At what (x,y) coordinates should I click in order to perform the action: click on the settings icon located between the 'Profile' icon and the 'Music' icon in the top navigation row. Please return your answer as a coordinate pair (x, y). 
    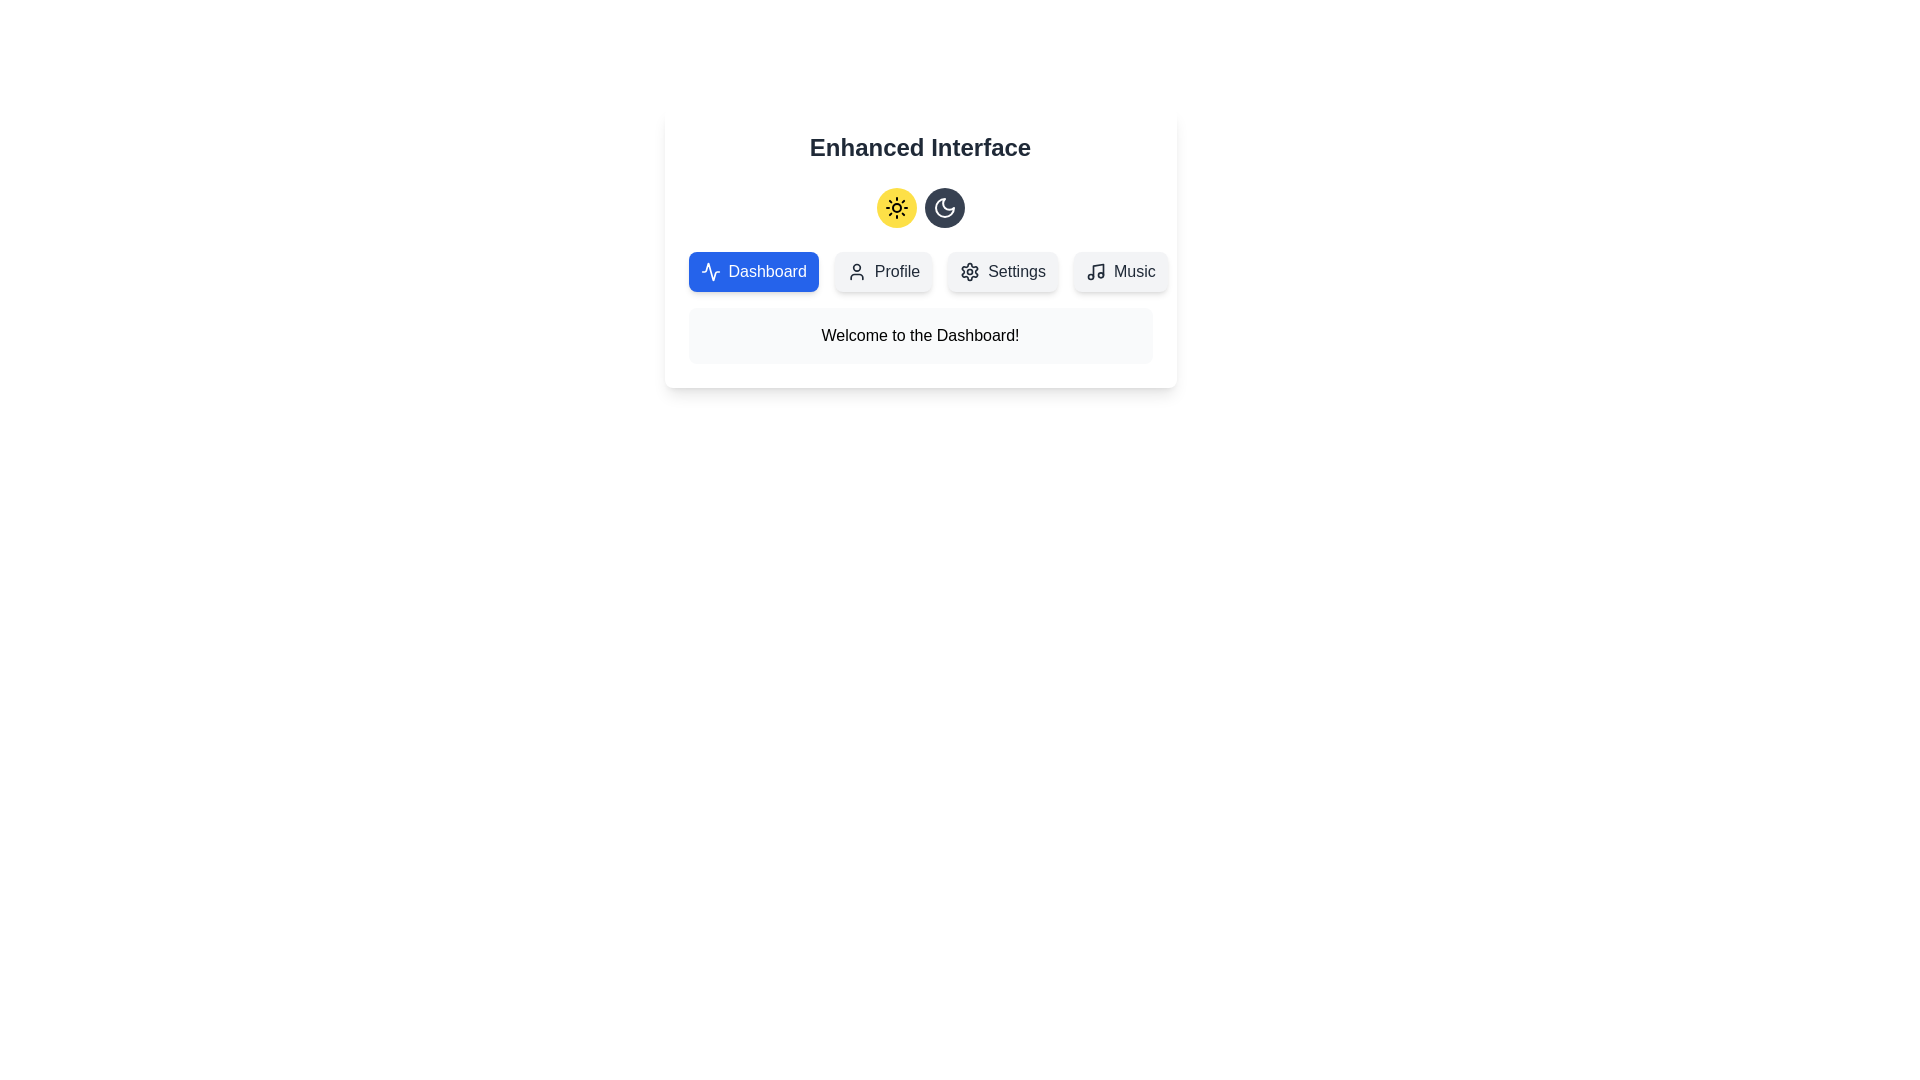
    Looking at the image, I should click on (970, 272).